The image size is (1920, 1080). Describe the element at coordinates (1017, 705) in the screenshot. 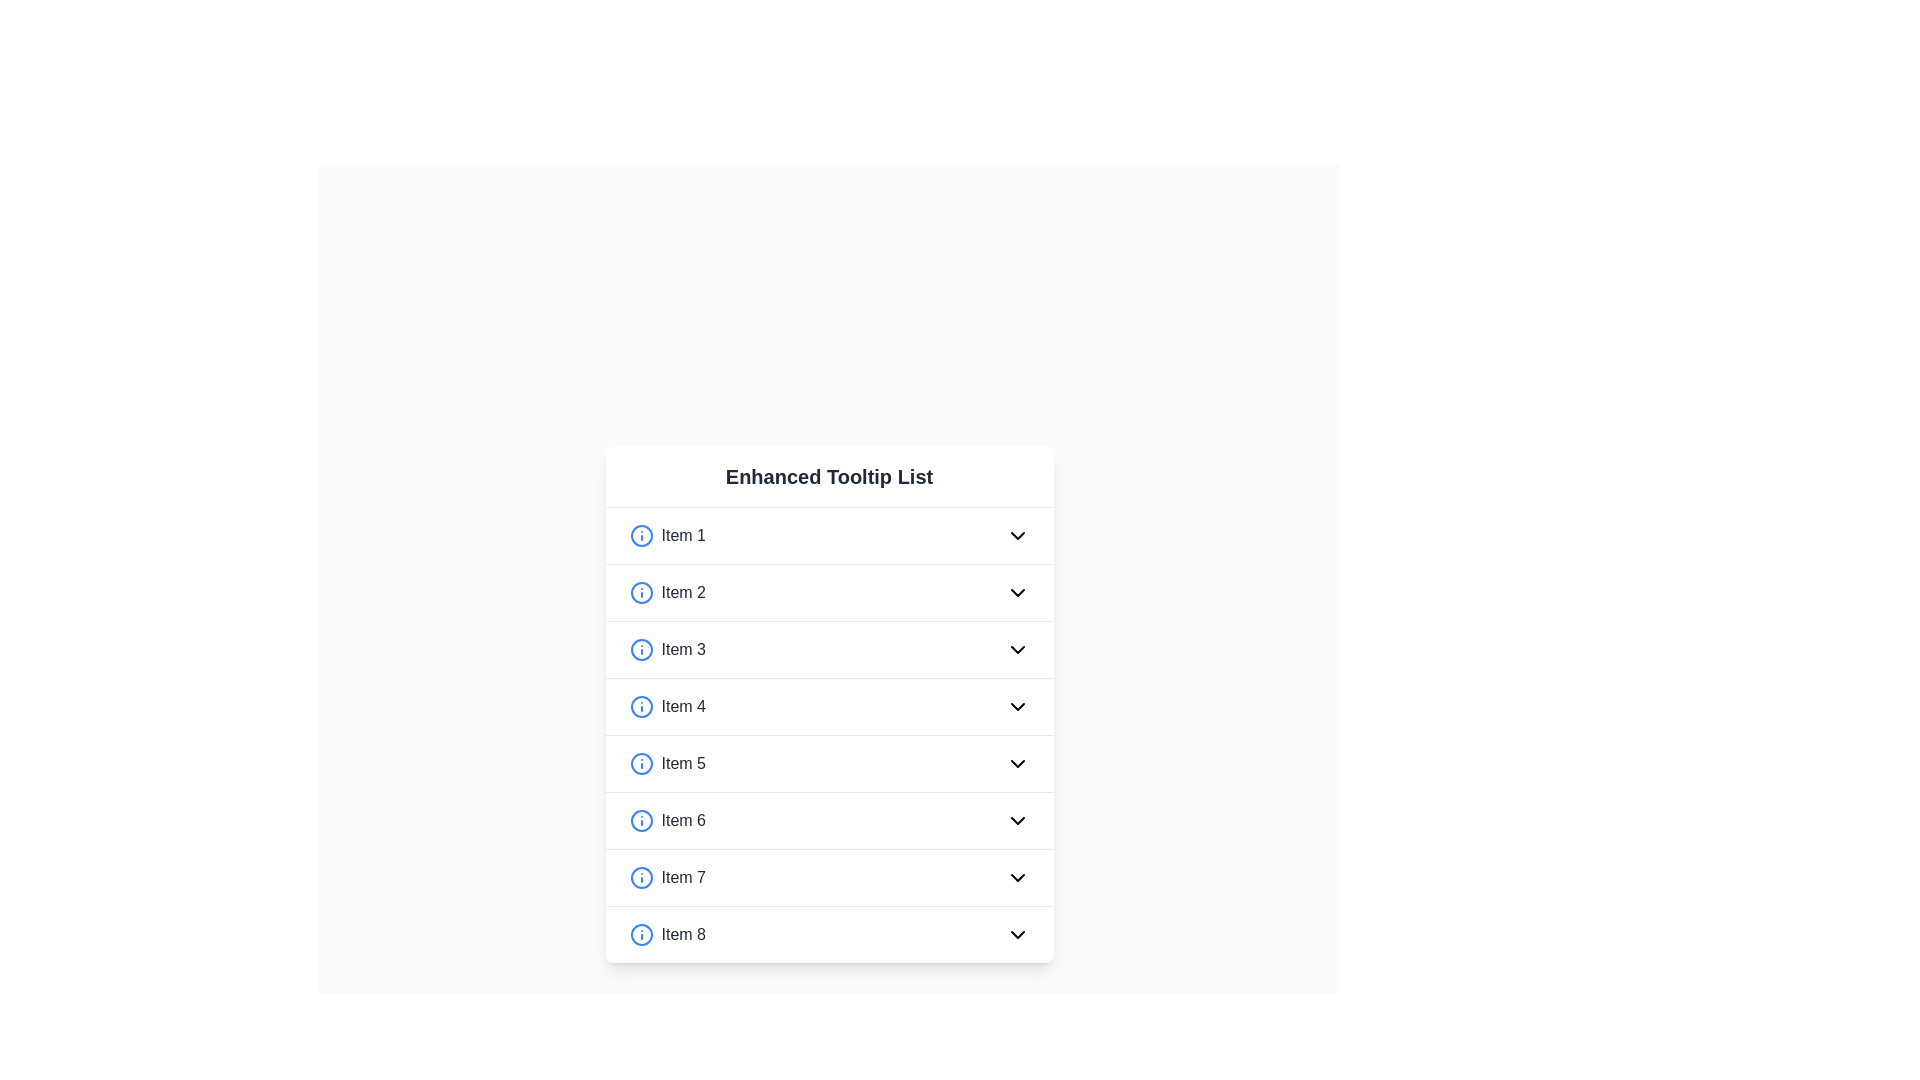

I see `the toggle icon located at the far-right end of 'Item 4'` at that location.